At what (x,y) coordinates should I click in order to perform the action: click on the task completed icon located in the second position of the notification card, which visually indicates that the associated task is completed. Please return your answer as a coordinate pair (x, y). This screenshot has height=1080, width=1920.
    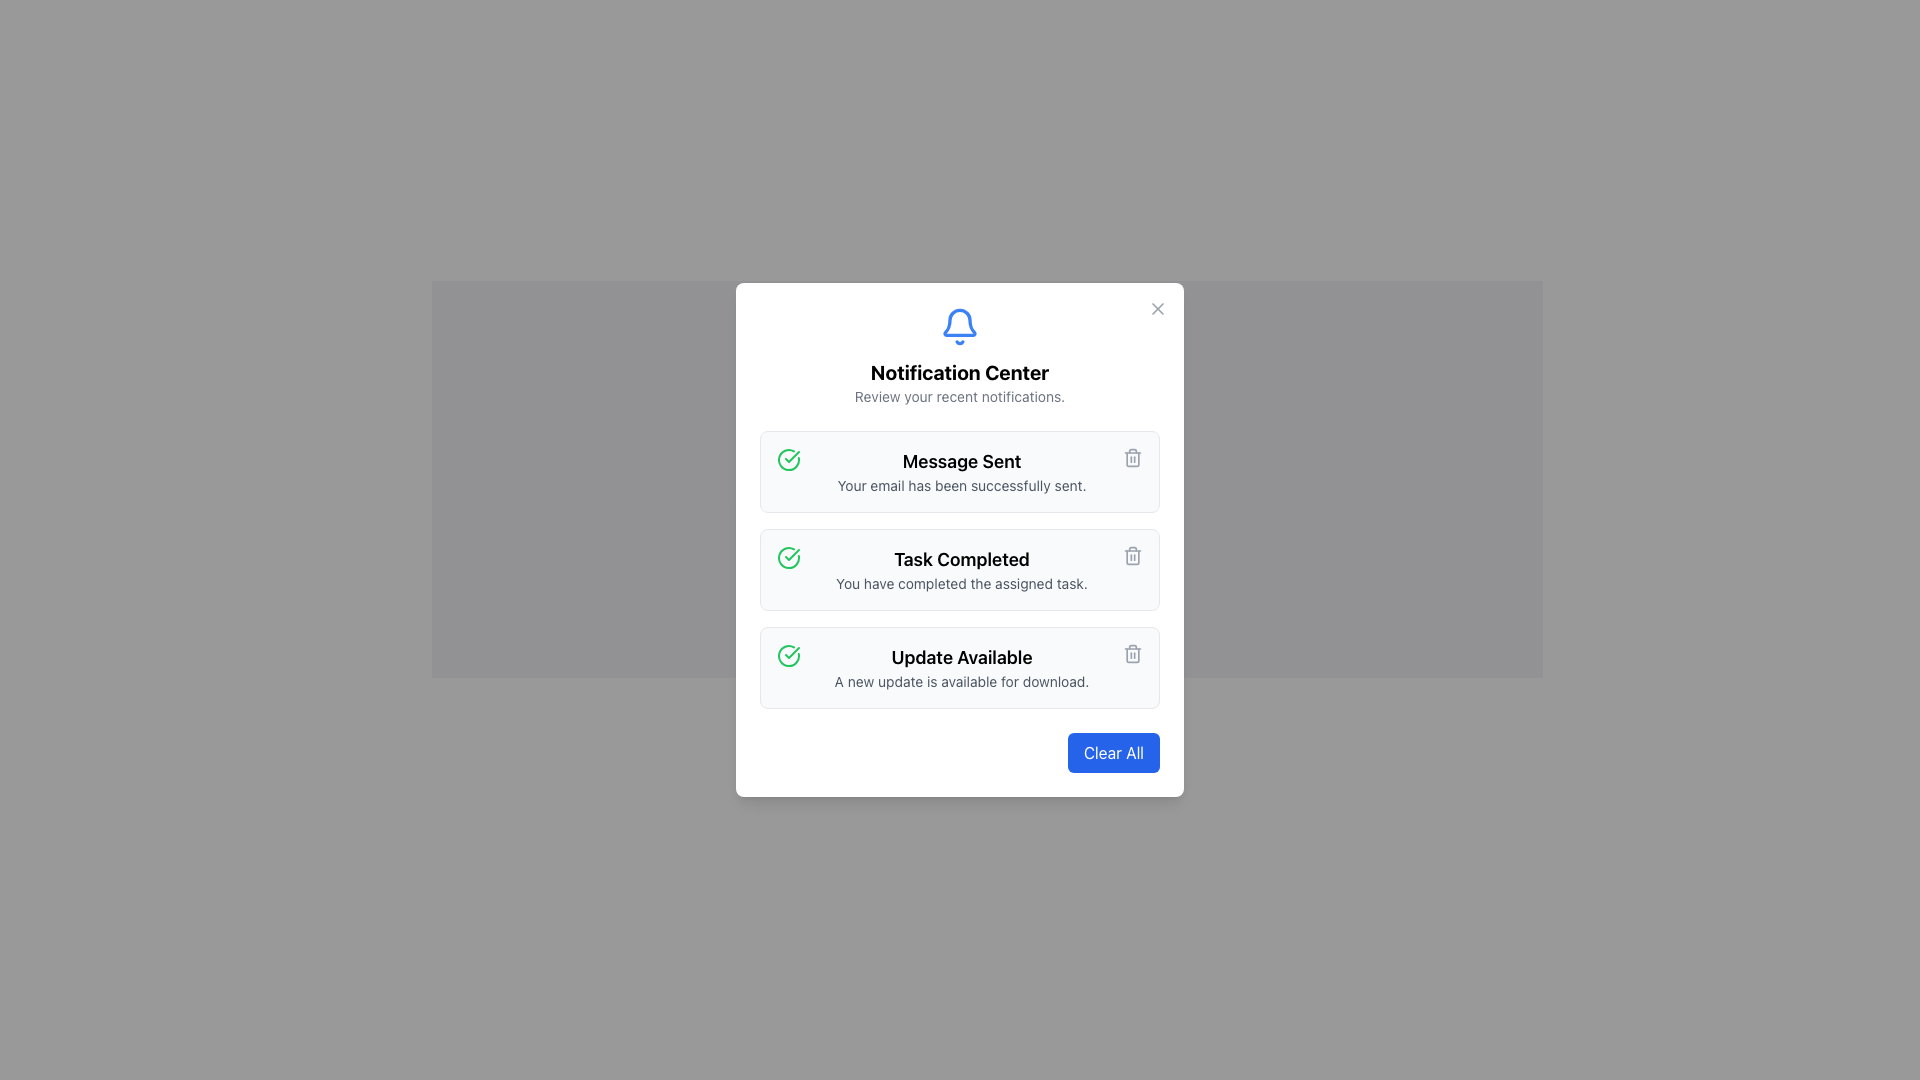
    Looking at the image, I should click on (787, 558).